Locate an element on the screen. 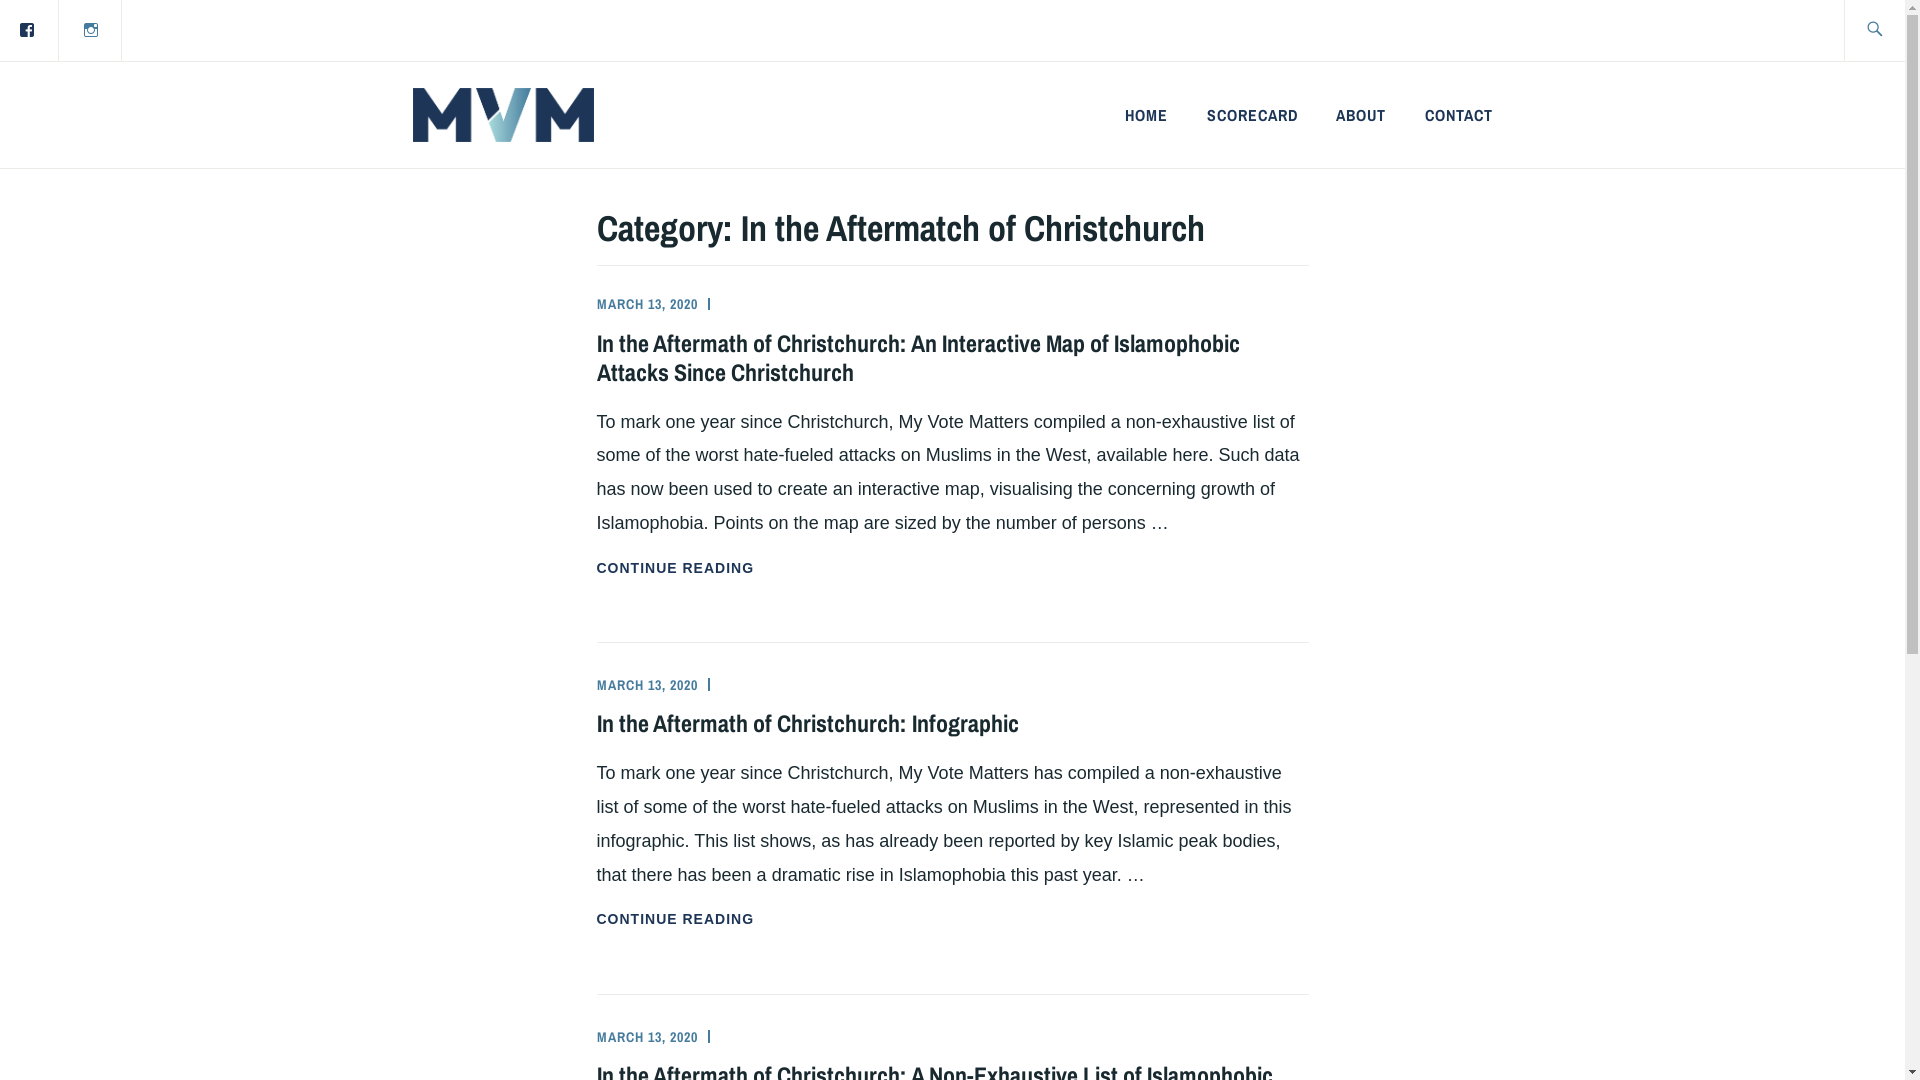  'SCORECARD' is located at coordinates (1205, 115).